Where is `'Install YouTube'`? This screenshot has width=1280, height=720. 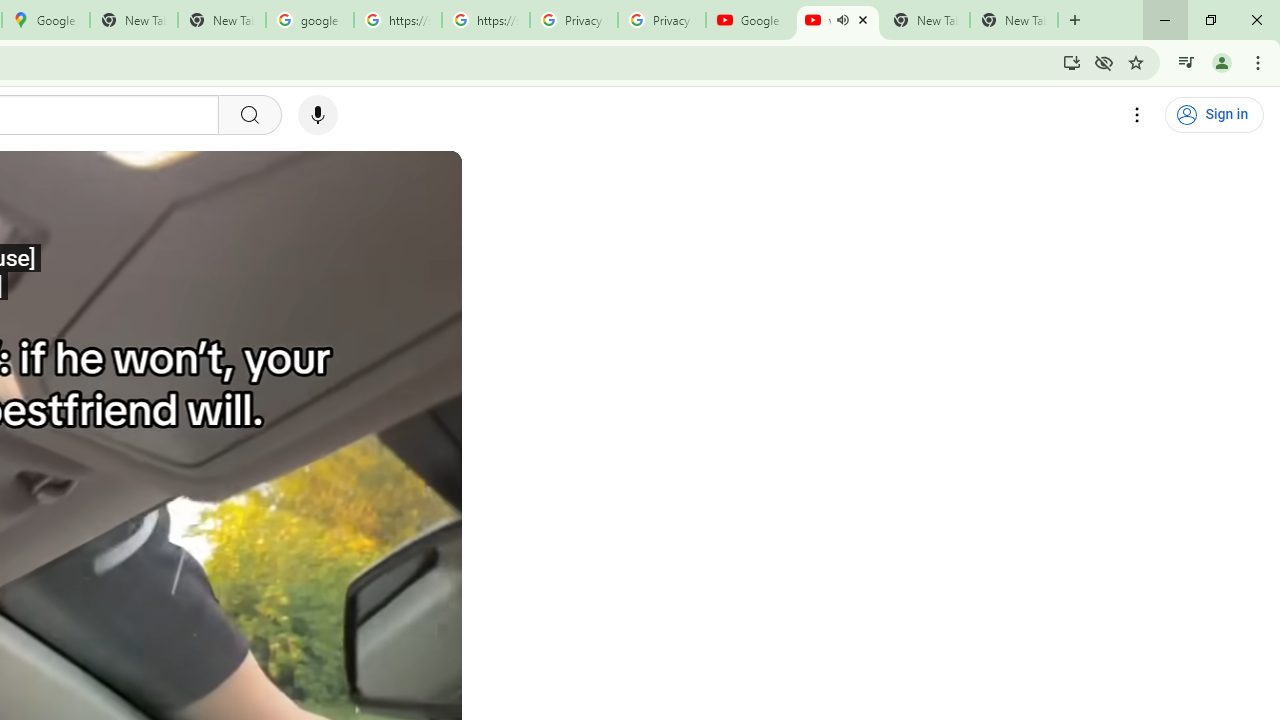
'Install YouTube' is located at coordinates (1071, 61).